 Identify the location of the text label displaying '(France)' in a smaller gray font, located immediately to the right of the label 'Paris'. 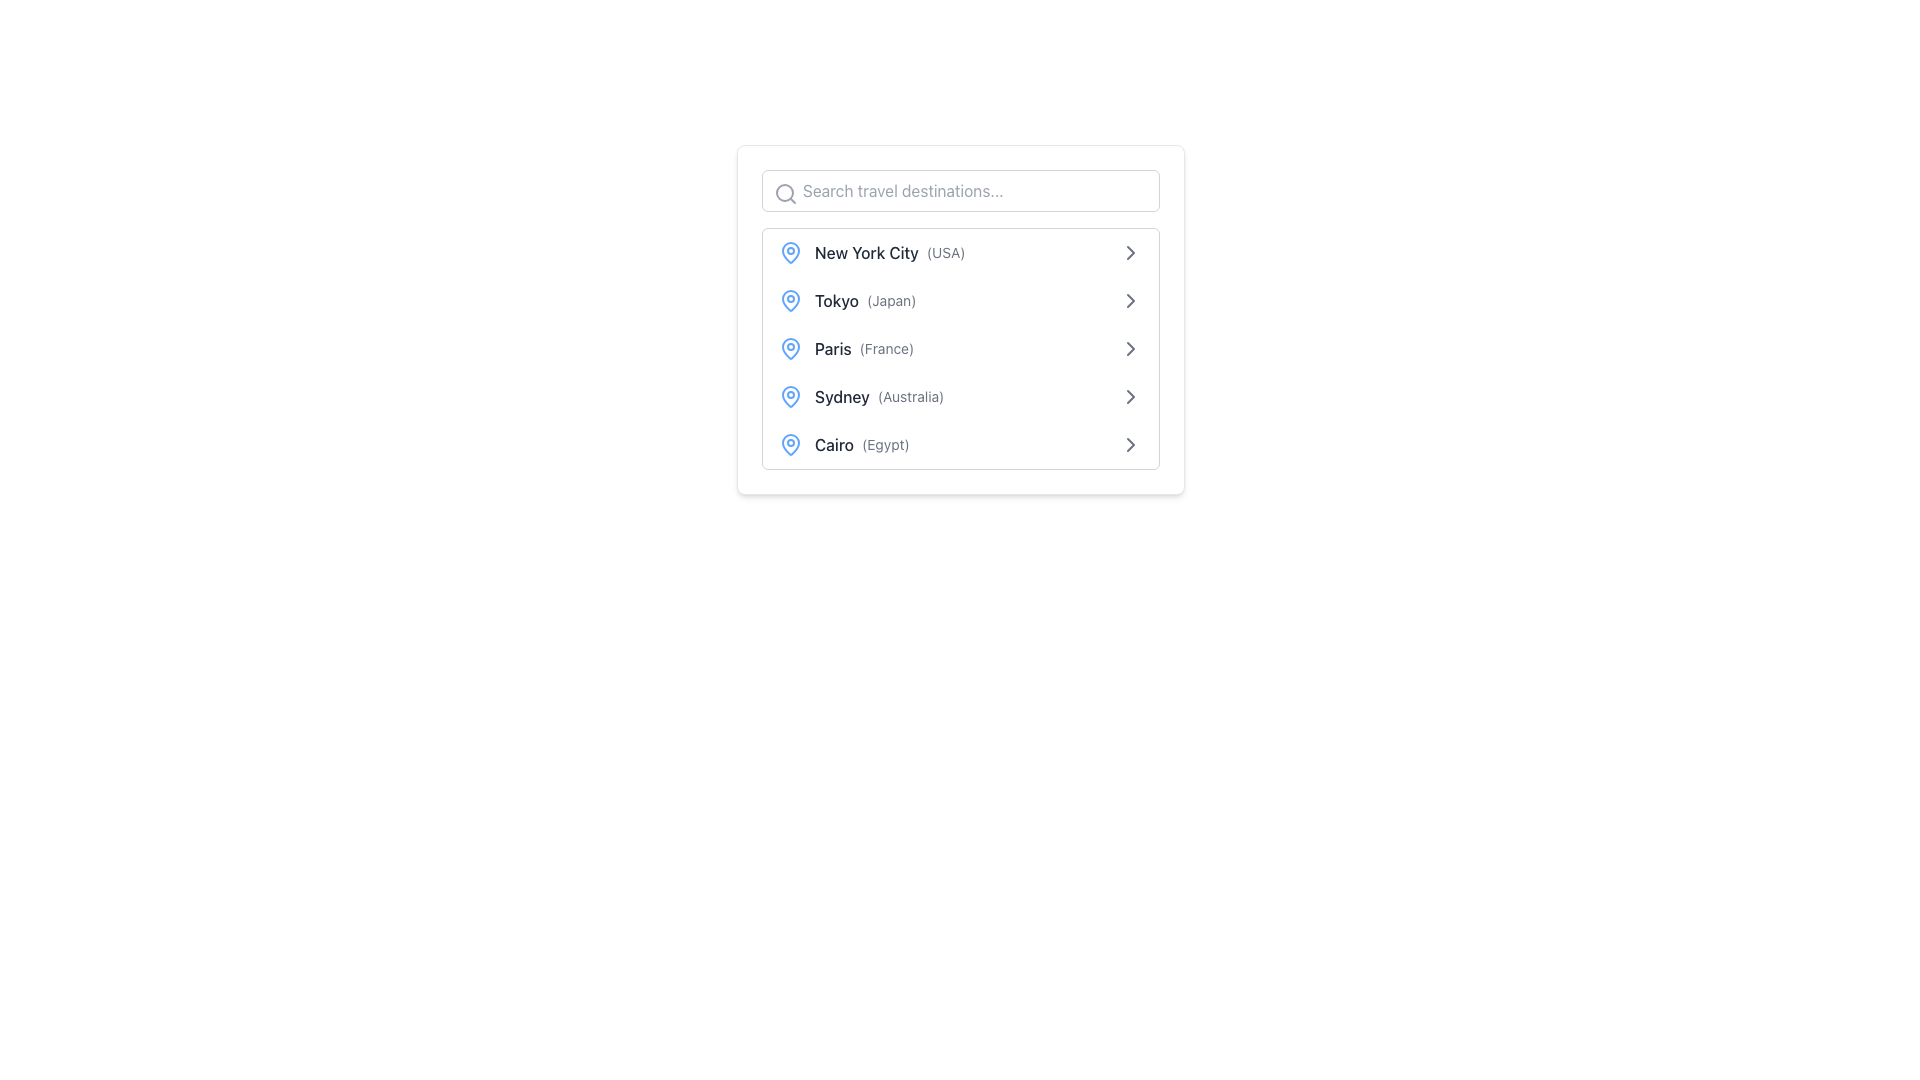
(886, 347).